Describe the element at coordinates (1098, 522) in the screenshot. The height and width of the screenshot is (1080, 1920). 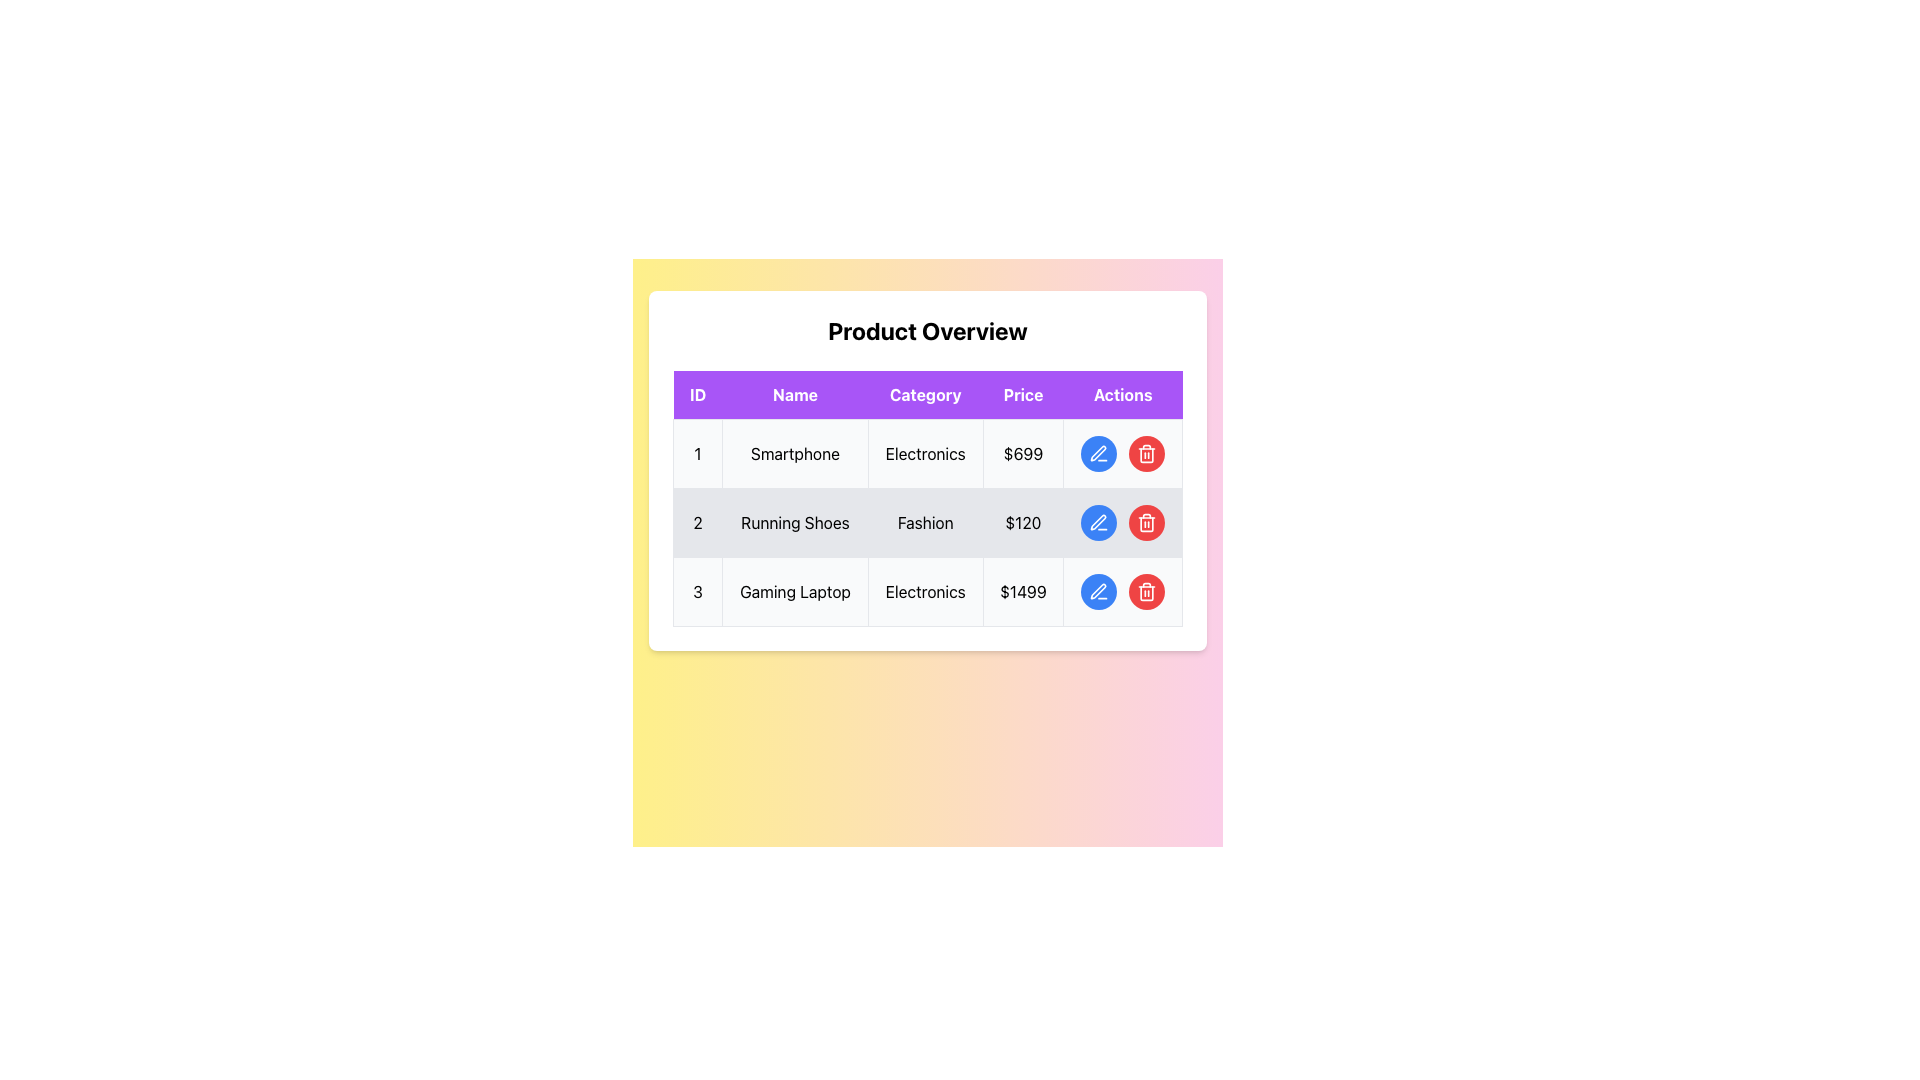
I see `the circular blue button with a pen icon located in the 'Actions' column of the second row of the table` at that location.